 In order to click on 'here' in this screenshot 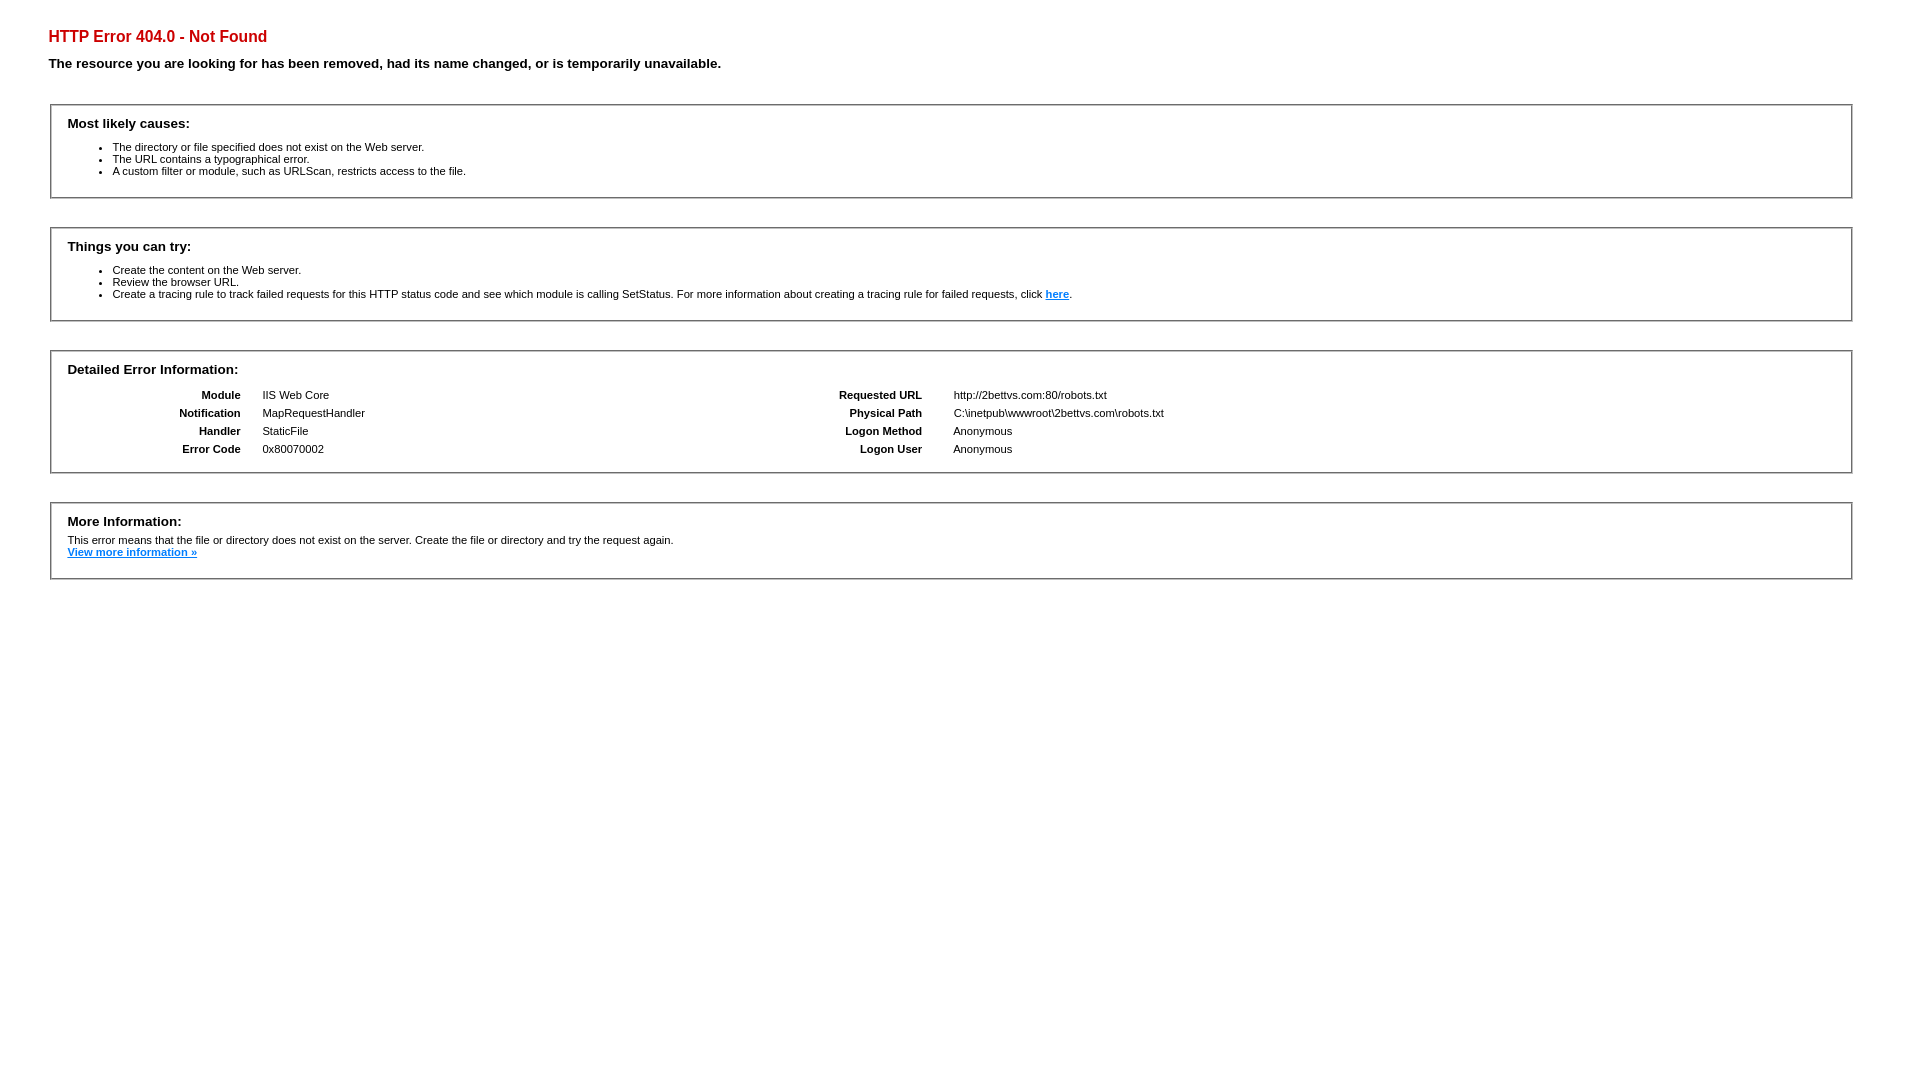, I will do `click(1056, 293)`.